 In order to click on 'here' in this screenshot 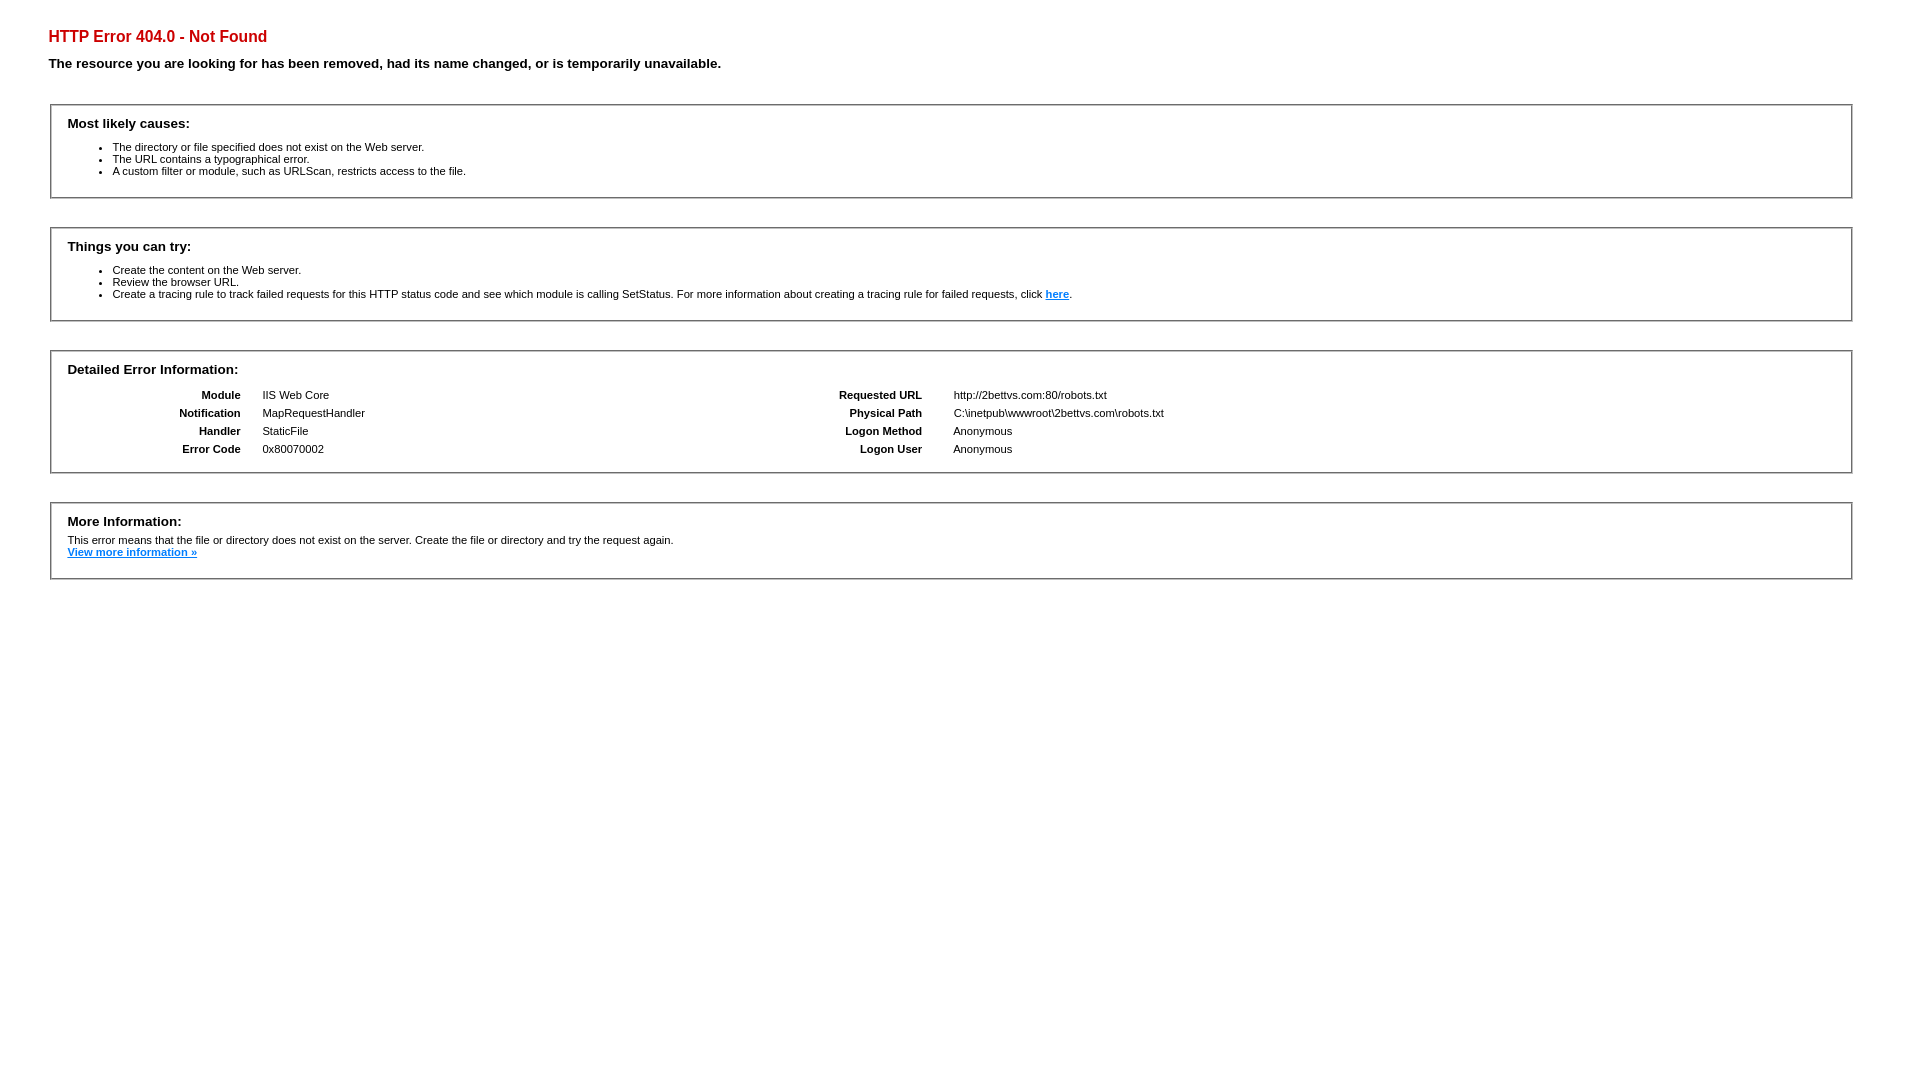, I will do `click(1056, 293)`.